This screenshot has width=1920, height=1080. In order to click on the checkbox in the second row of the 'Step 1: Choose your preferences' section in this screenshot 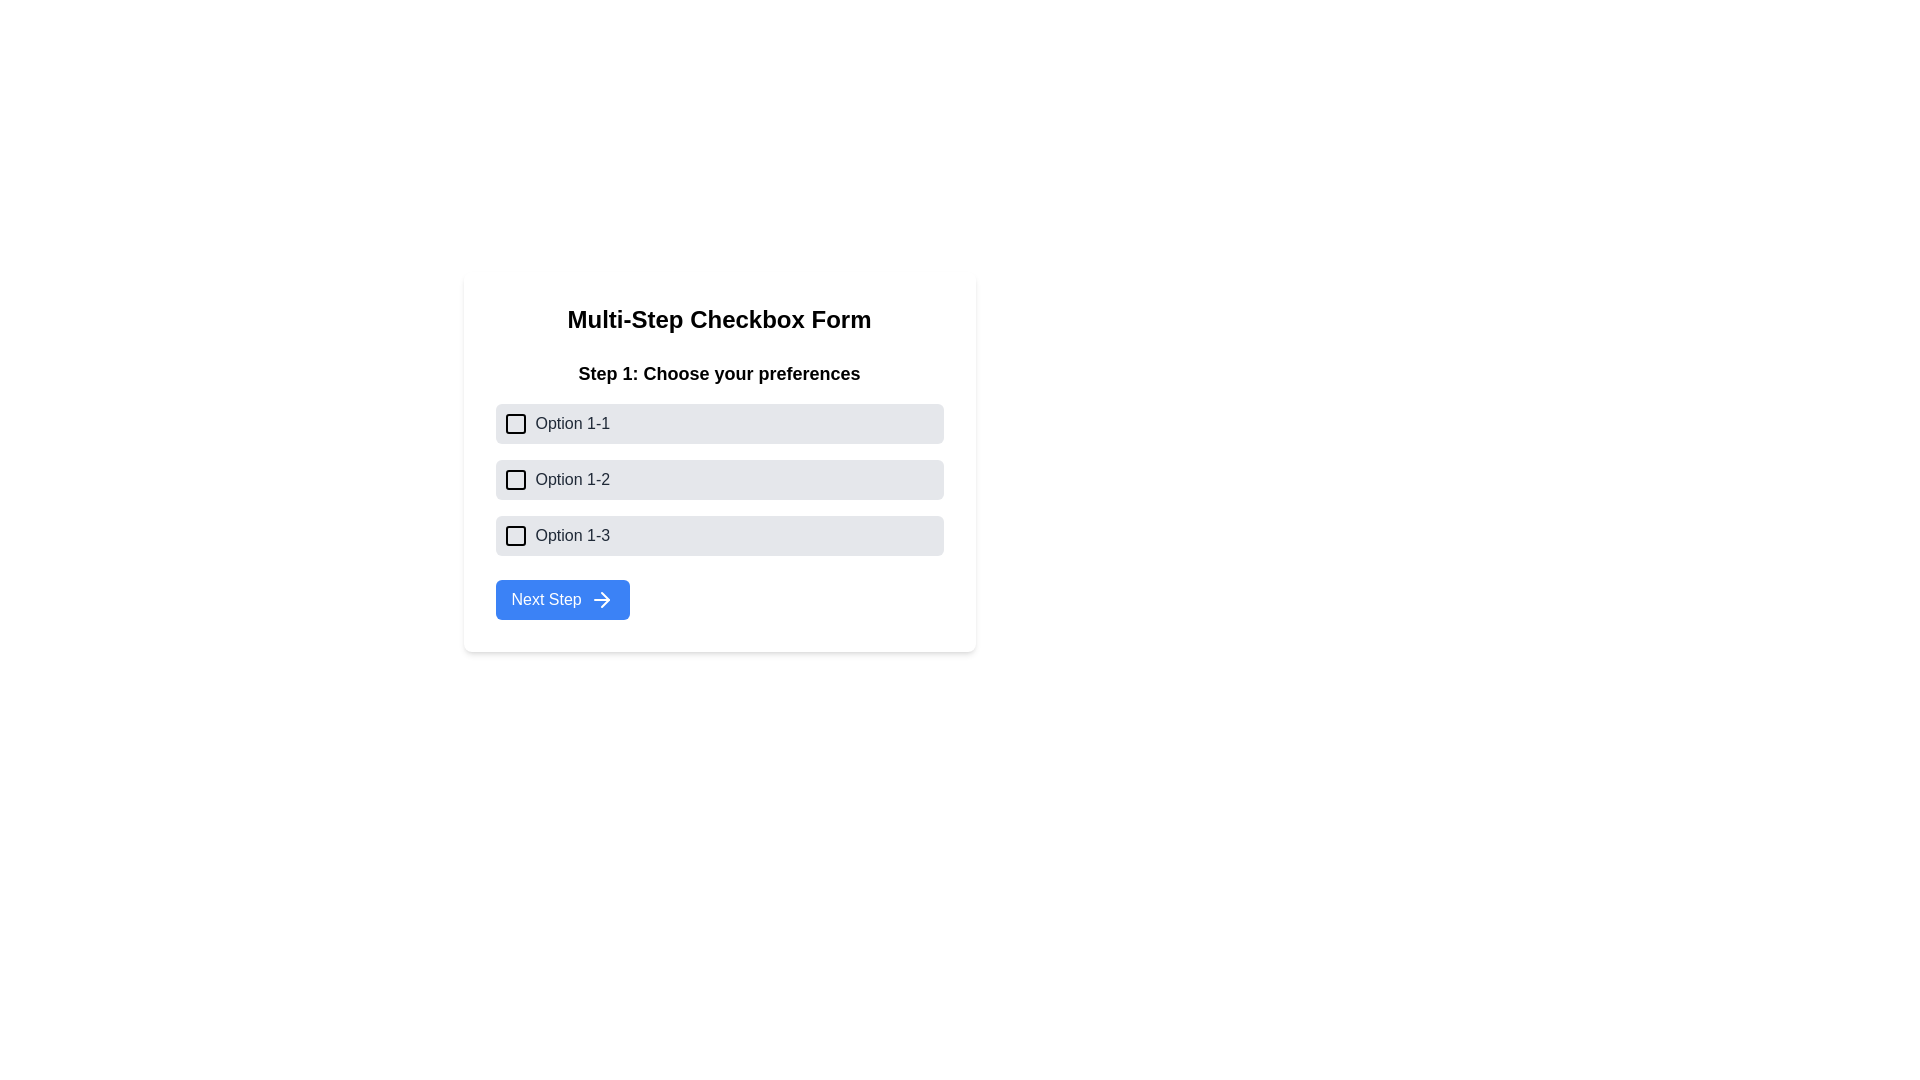, I will do `click(719, 489)`.